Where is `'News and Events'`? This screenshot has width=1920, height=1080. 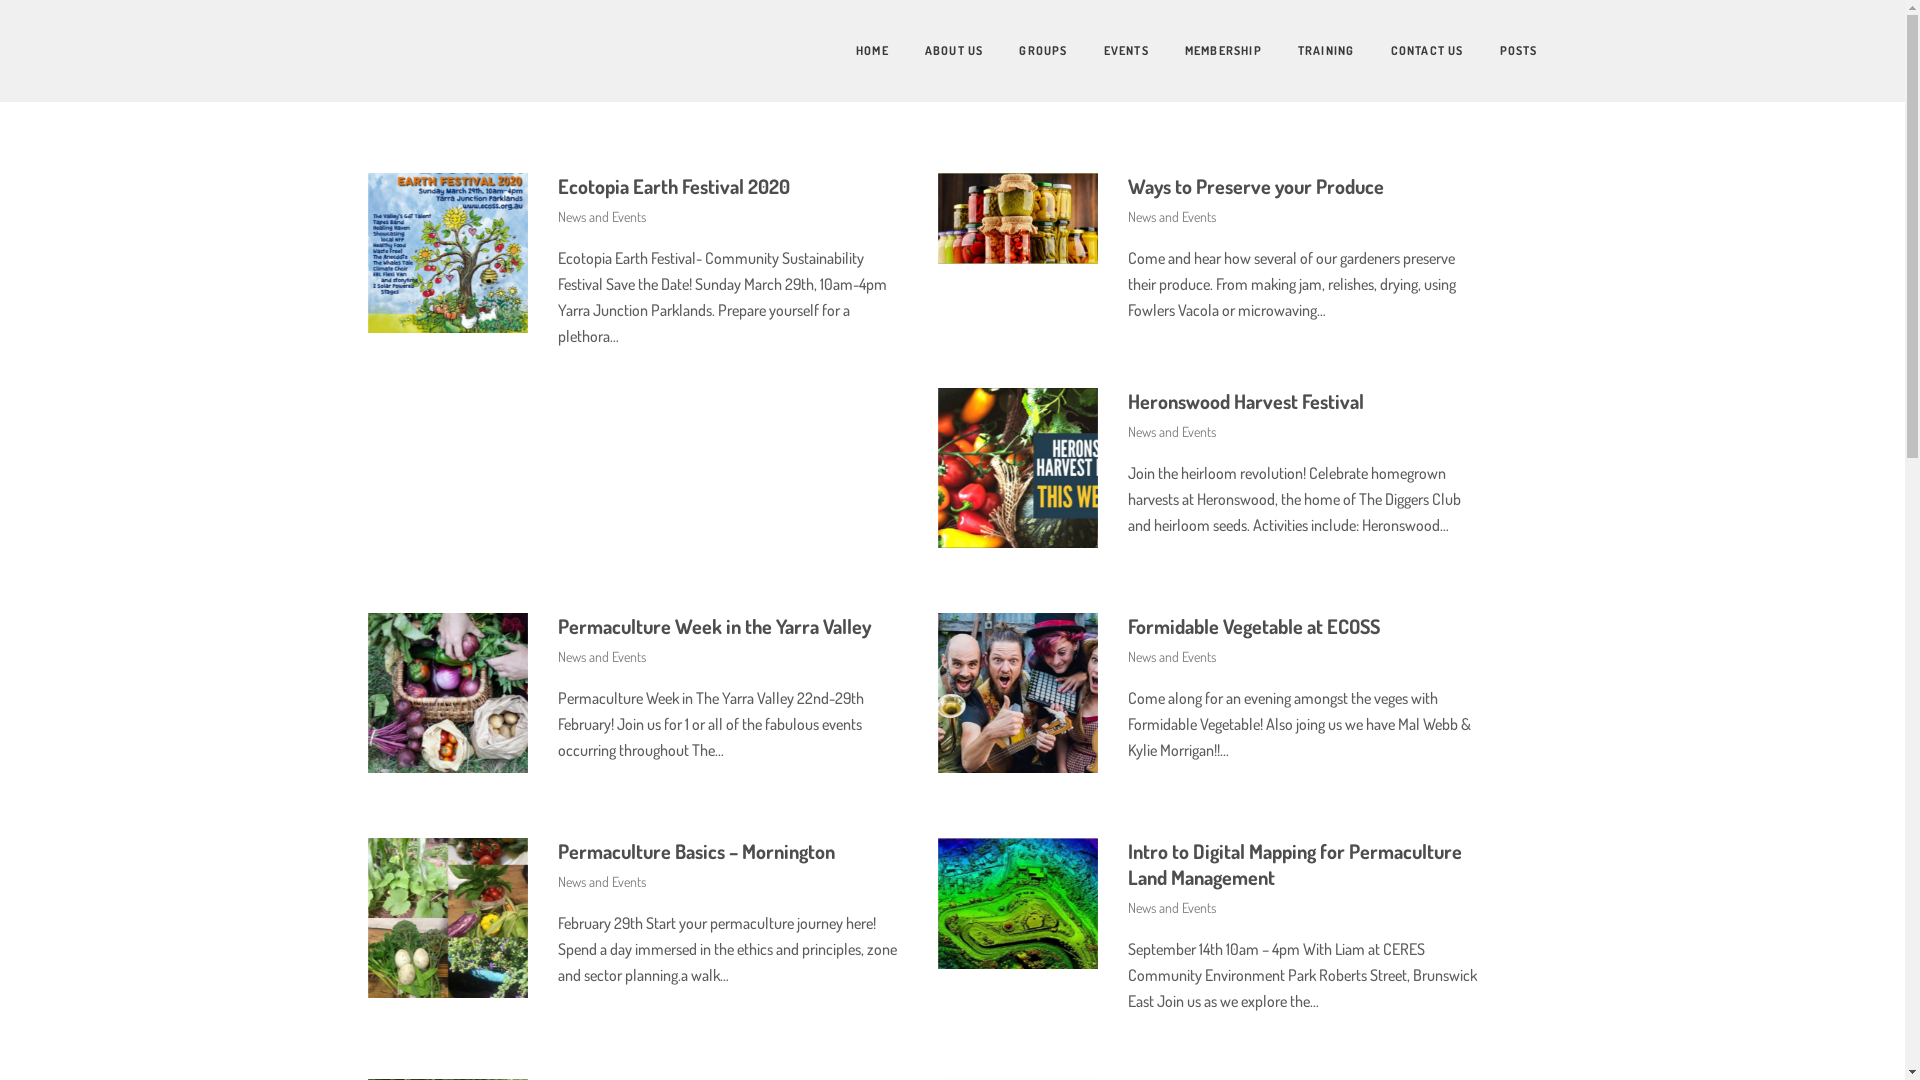 'News and Events' is located at coordinates (600, 216).